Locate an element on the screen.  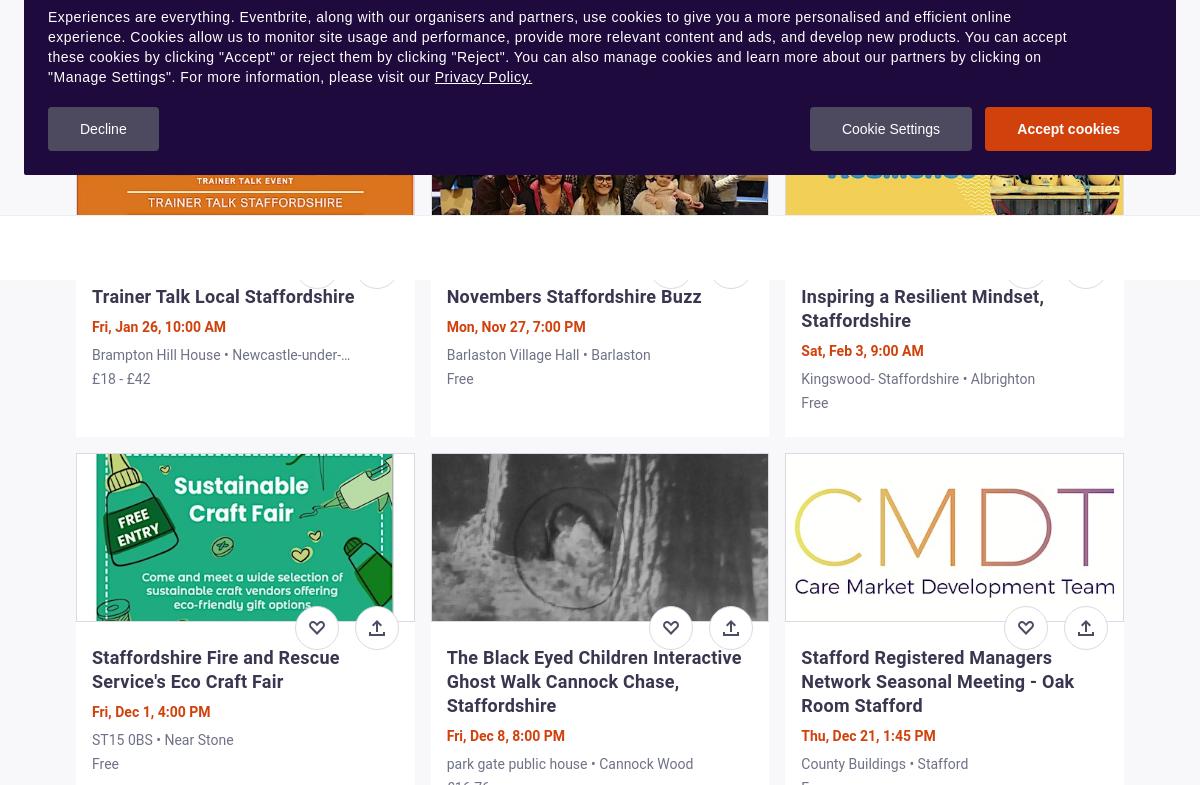
'Trainer Talk Local Staffordshire' is located at coordinates (221, 294).